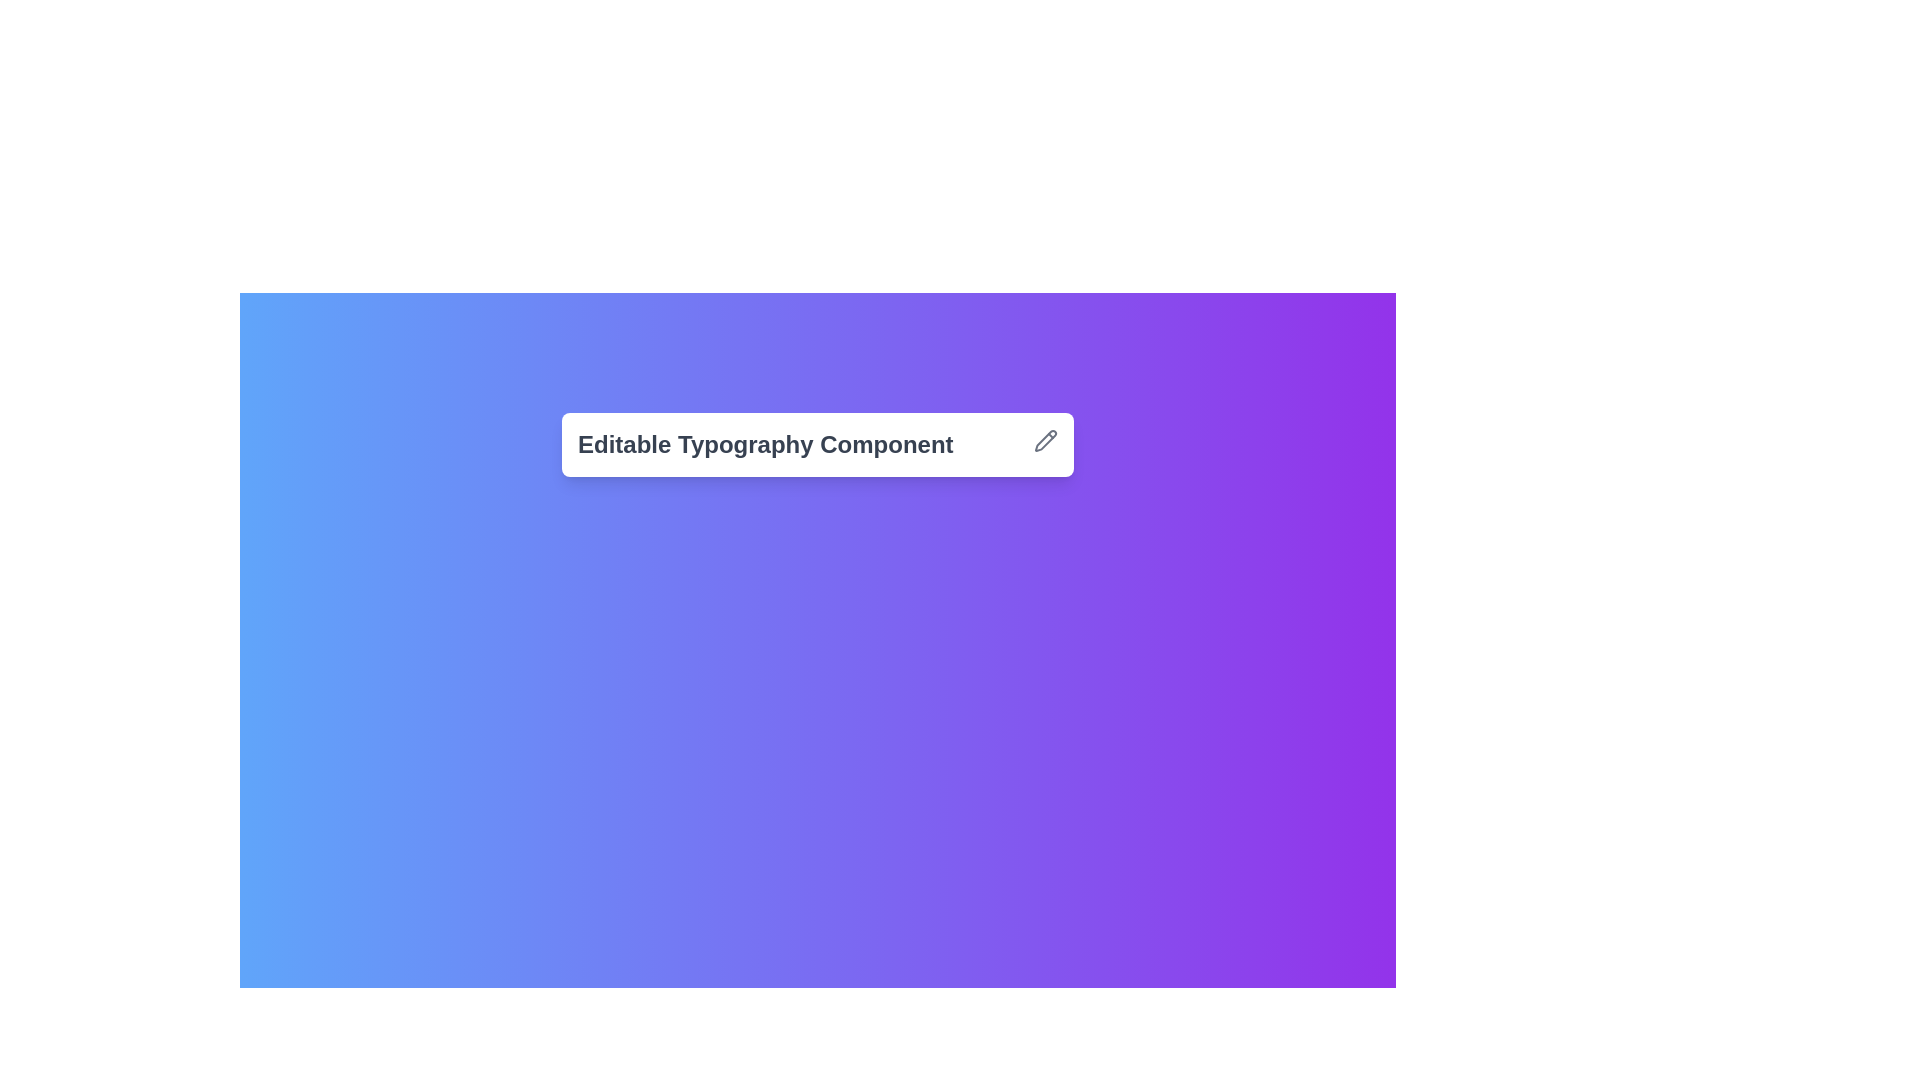 Image resolution: width=1920 pixels, height=1080 pixels. I want to click on the edit icon button located at the far right of the 'Editable Typography Component' to initiate an editing action, so click(1045, 439).